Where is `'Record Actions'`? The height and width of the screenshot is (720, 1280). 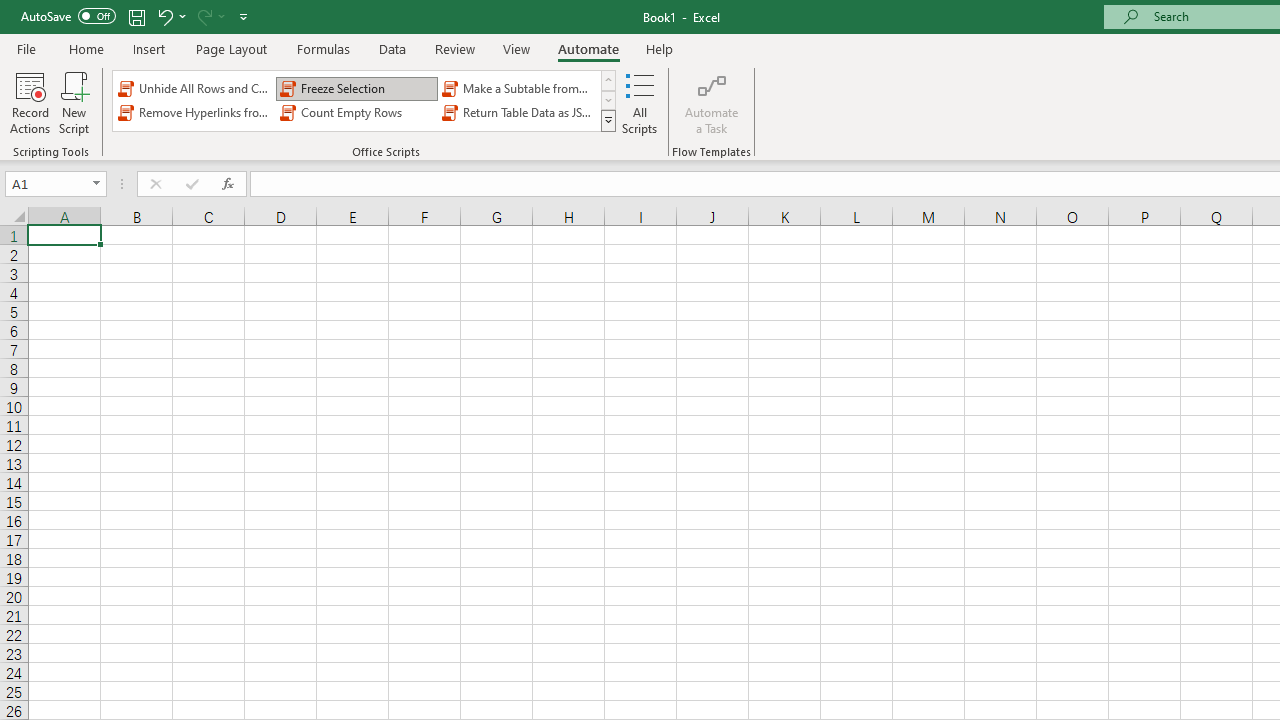 'Record Actions' is located at coordinates (30, 103).